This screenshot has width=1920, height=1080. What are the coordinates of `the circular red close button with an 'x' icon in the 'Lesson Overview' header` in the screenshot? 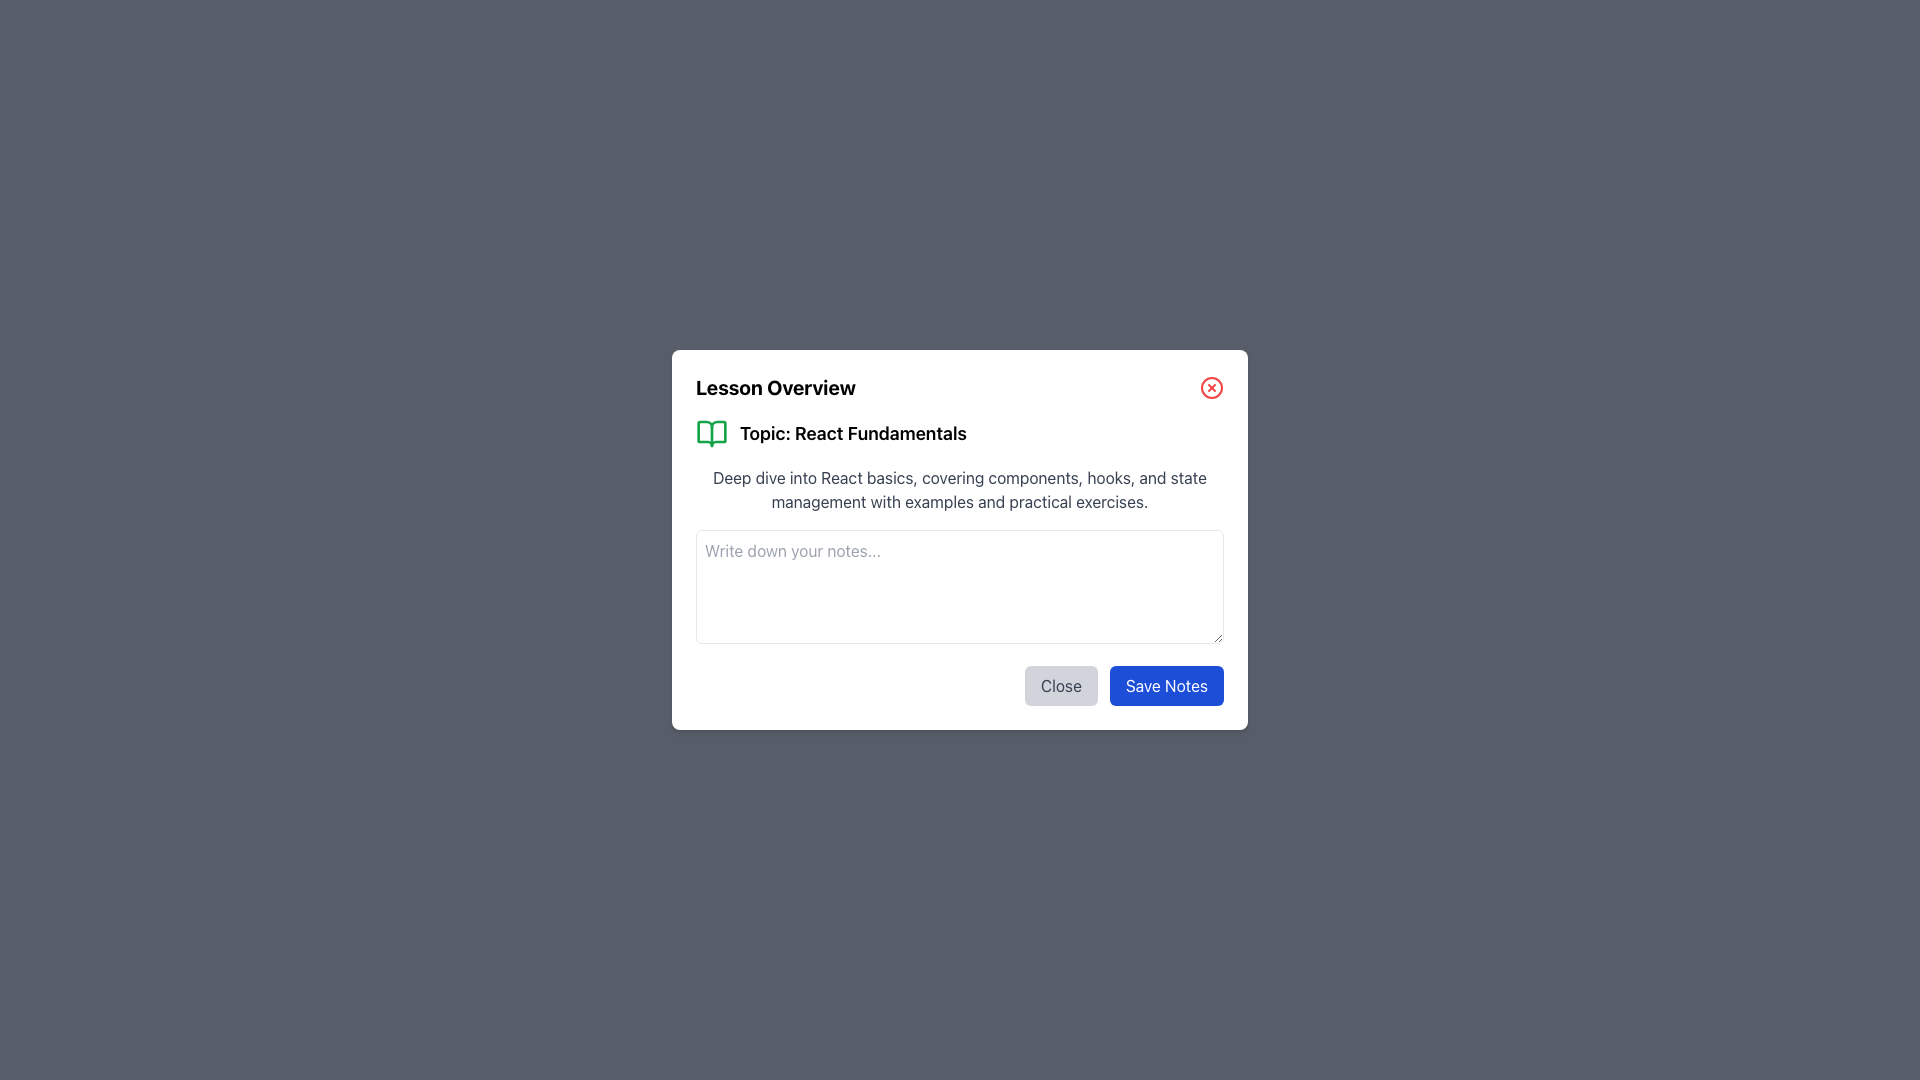 It's located at (960, 388).